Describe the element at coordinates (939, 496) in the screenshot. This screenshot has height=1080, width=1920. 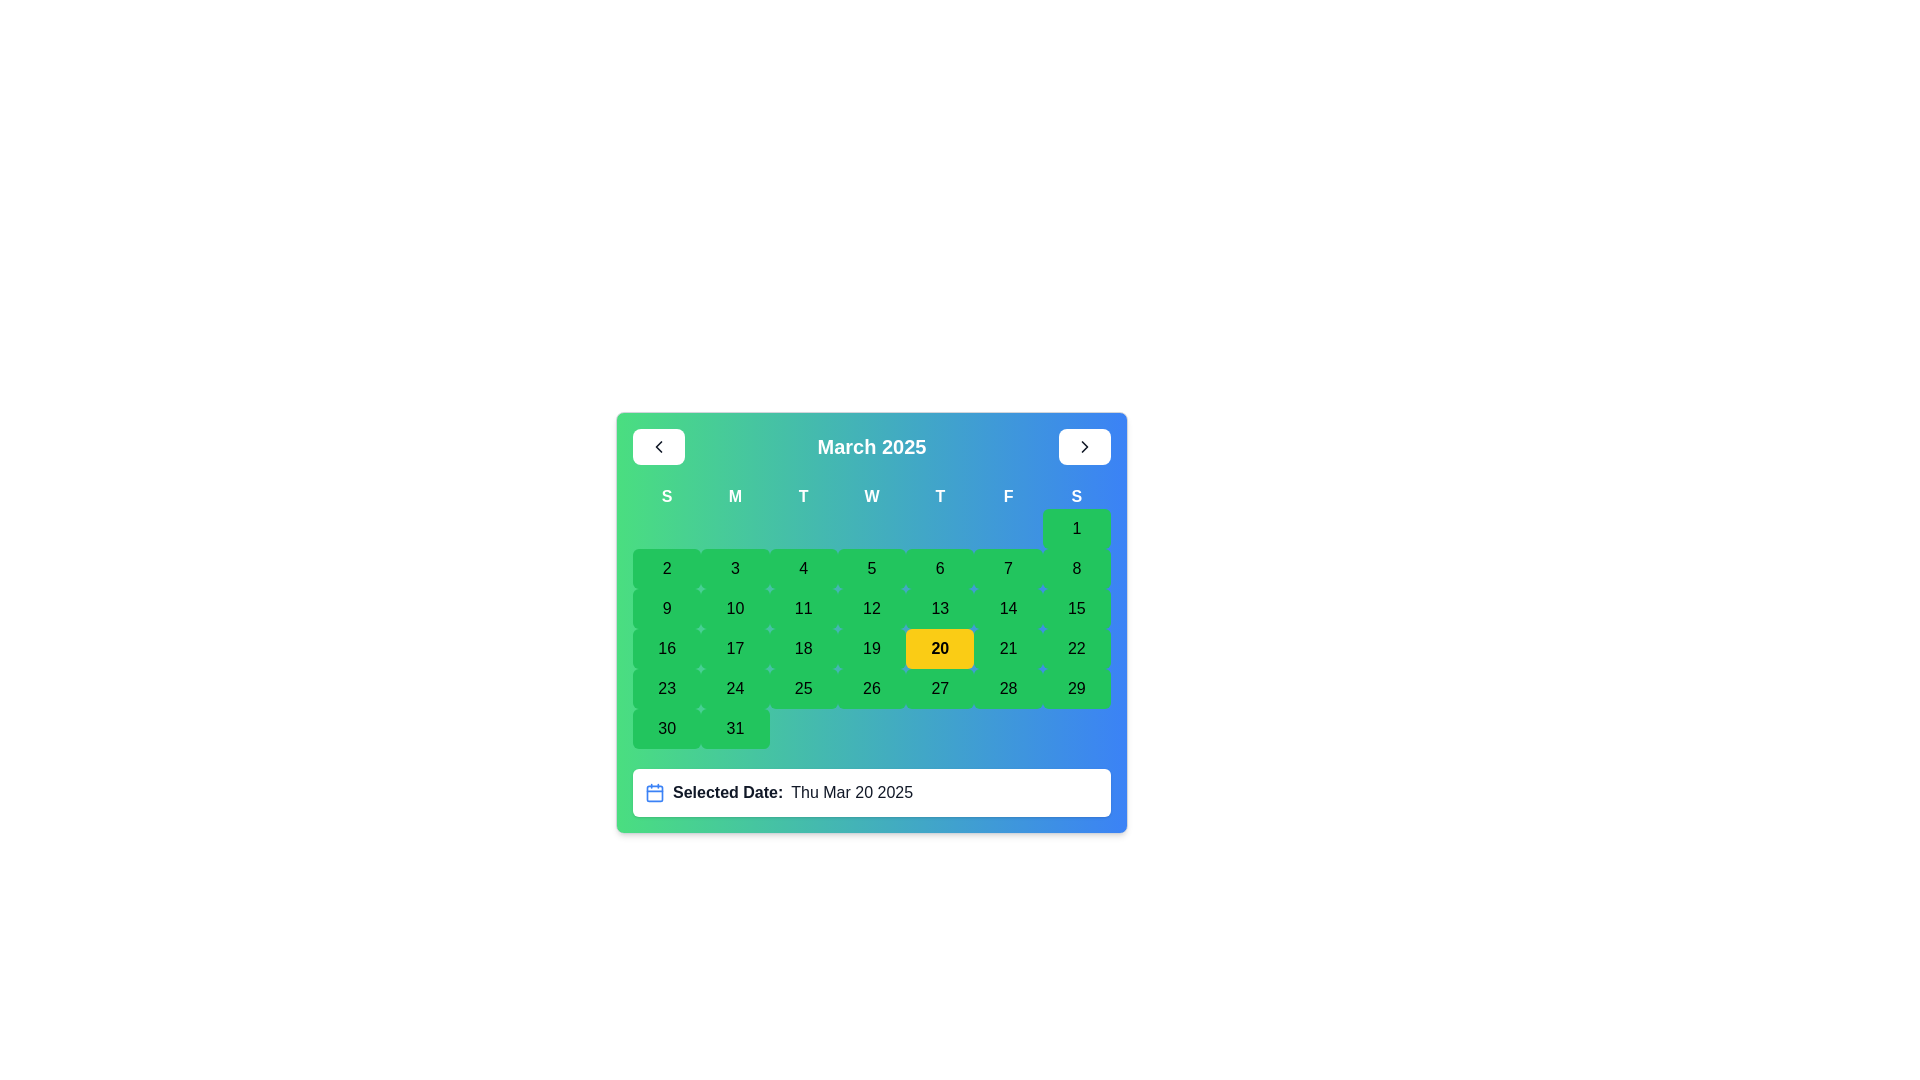
I see `the static text label displaying the letter 'T' in white color on a blue background, which is part of the days of the week header in the calendar interface` at that location.